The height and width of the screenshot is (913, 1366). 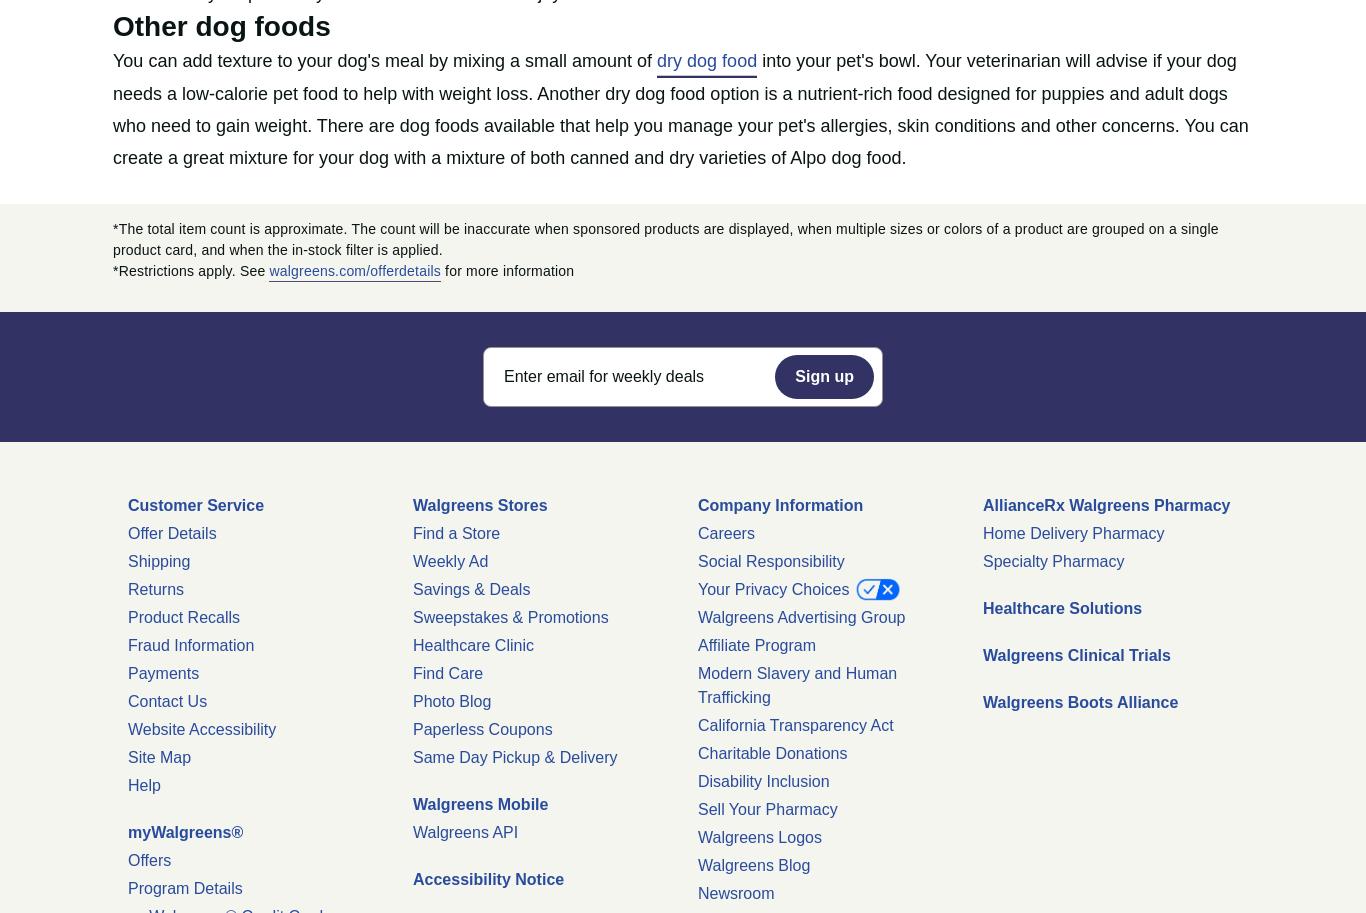 What do you see at coordinates (162, 672) in the screenshot?
I see `'Payments'` at bounding box center [162, 672].